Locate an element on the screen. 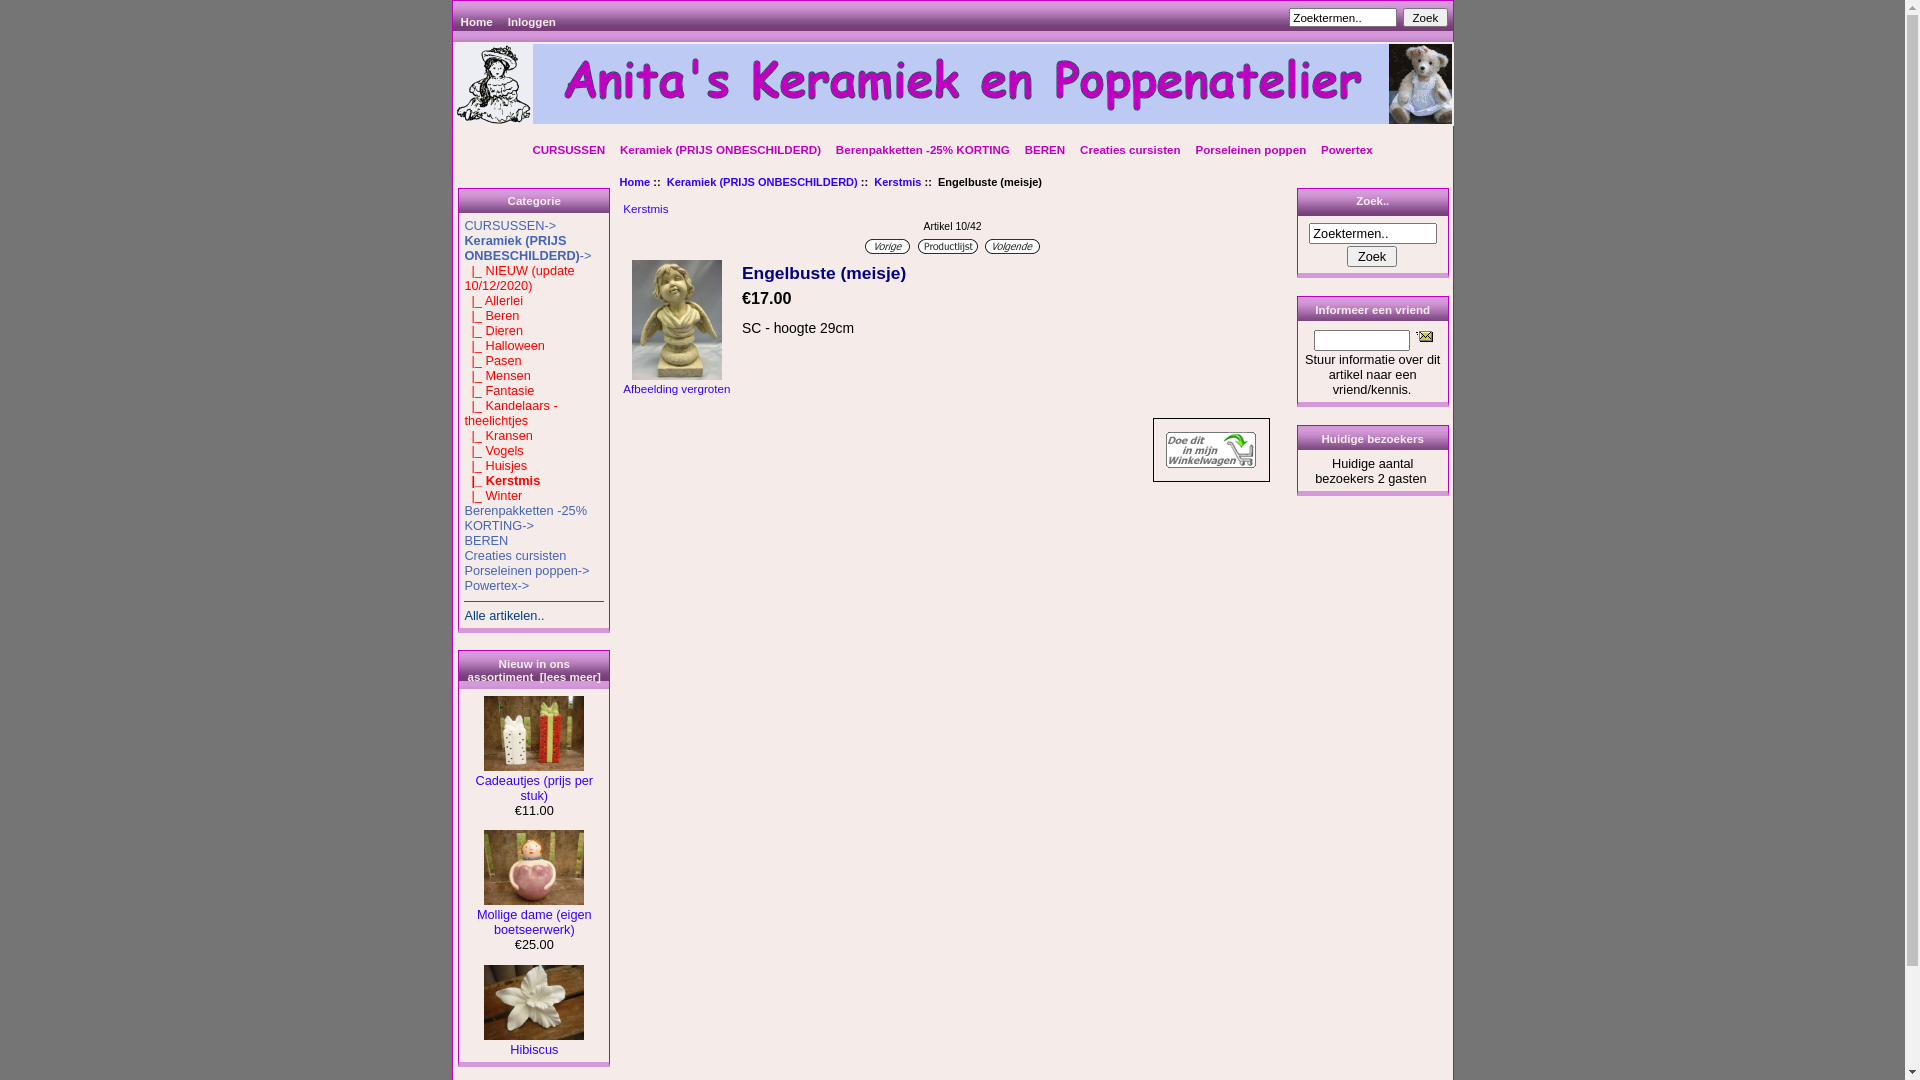  'Hibiscus' is located at coordinates (533, 1042).